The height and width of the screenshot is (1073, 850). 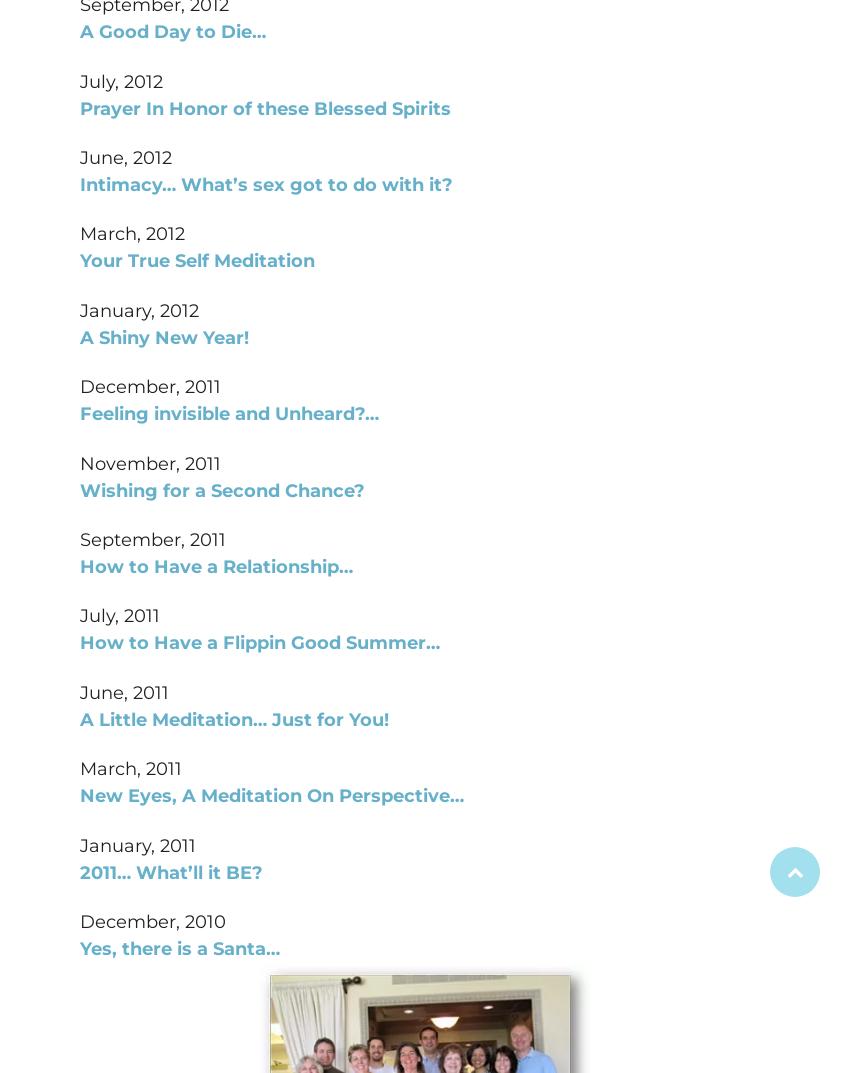 I want to click on 'A Good Day to Die…', so click(x=171, y=30).